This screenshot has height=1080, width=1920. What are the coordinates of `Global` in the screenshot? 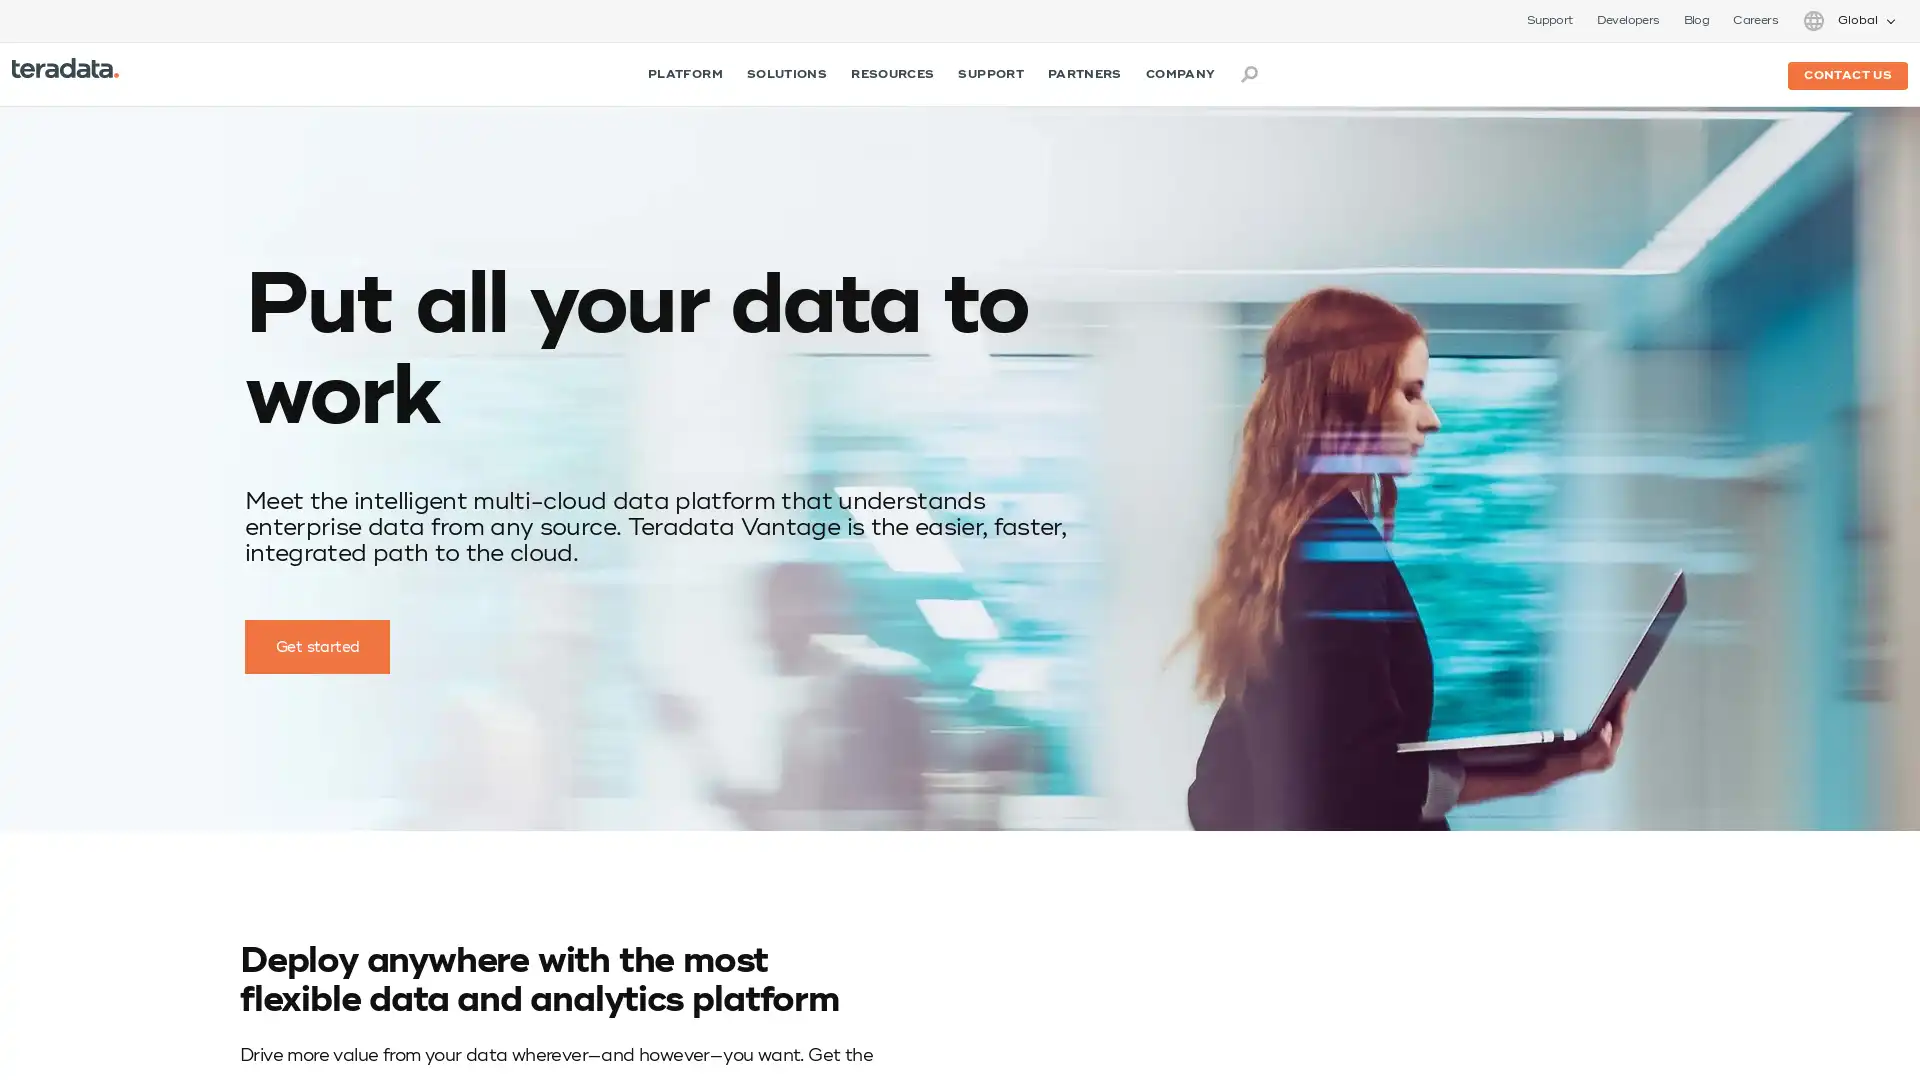 It's located at (1847, 20).